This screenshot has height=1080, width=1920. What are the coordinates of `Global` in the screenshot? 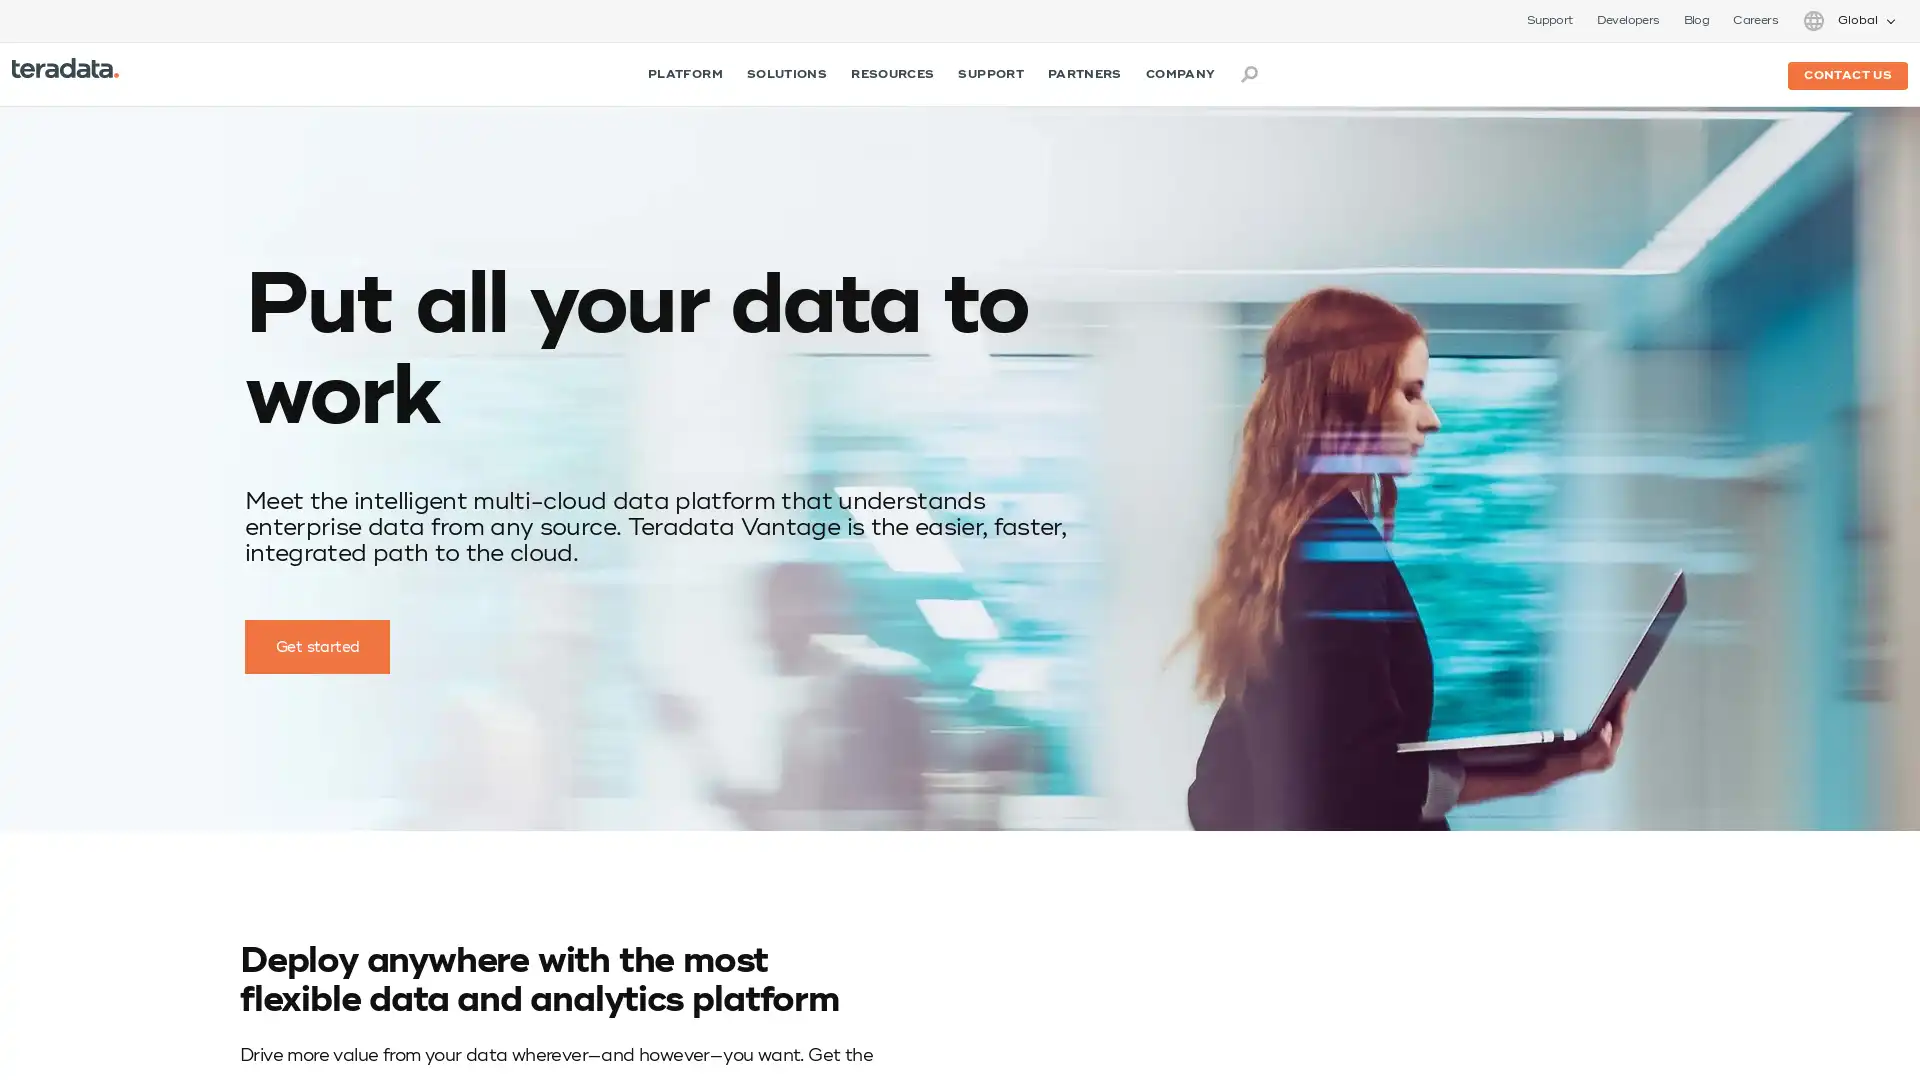 It's located at (1847, 20).